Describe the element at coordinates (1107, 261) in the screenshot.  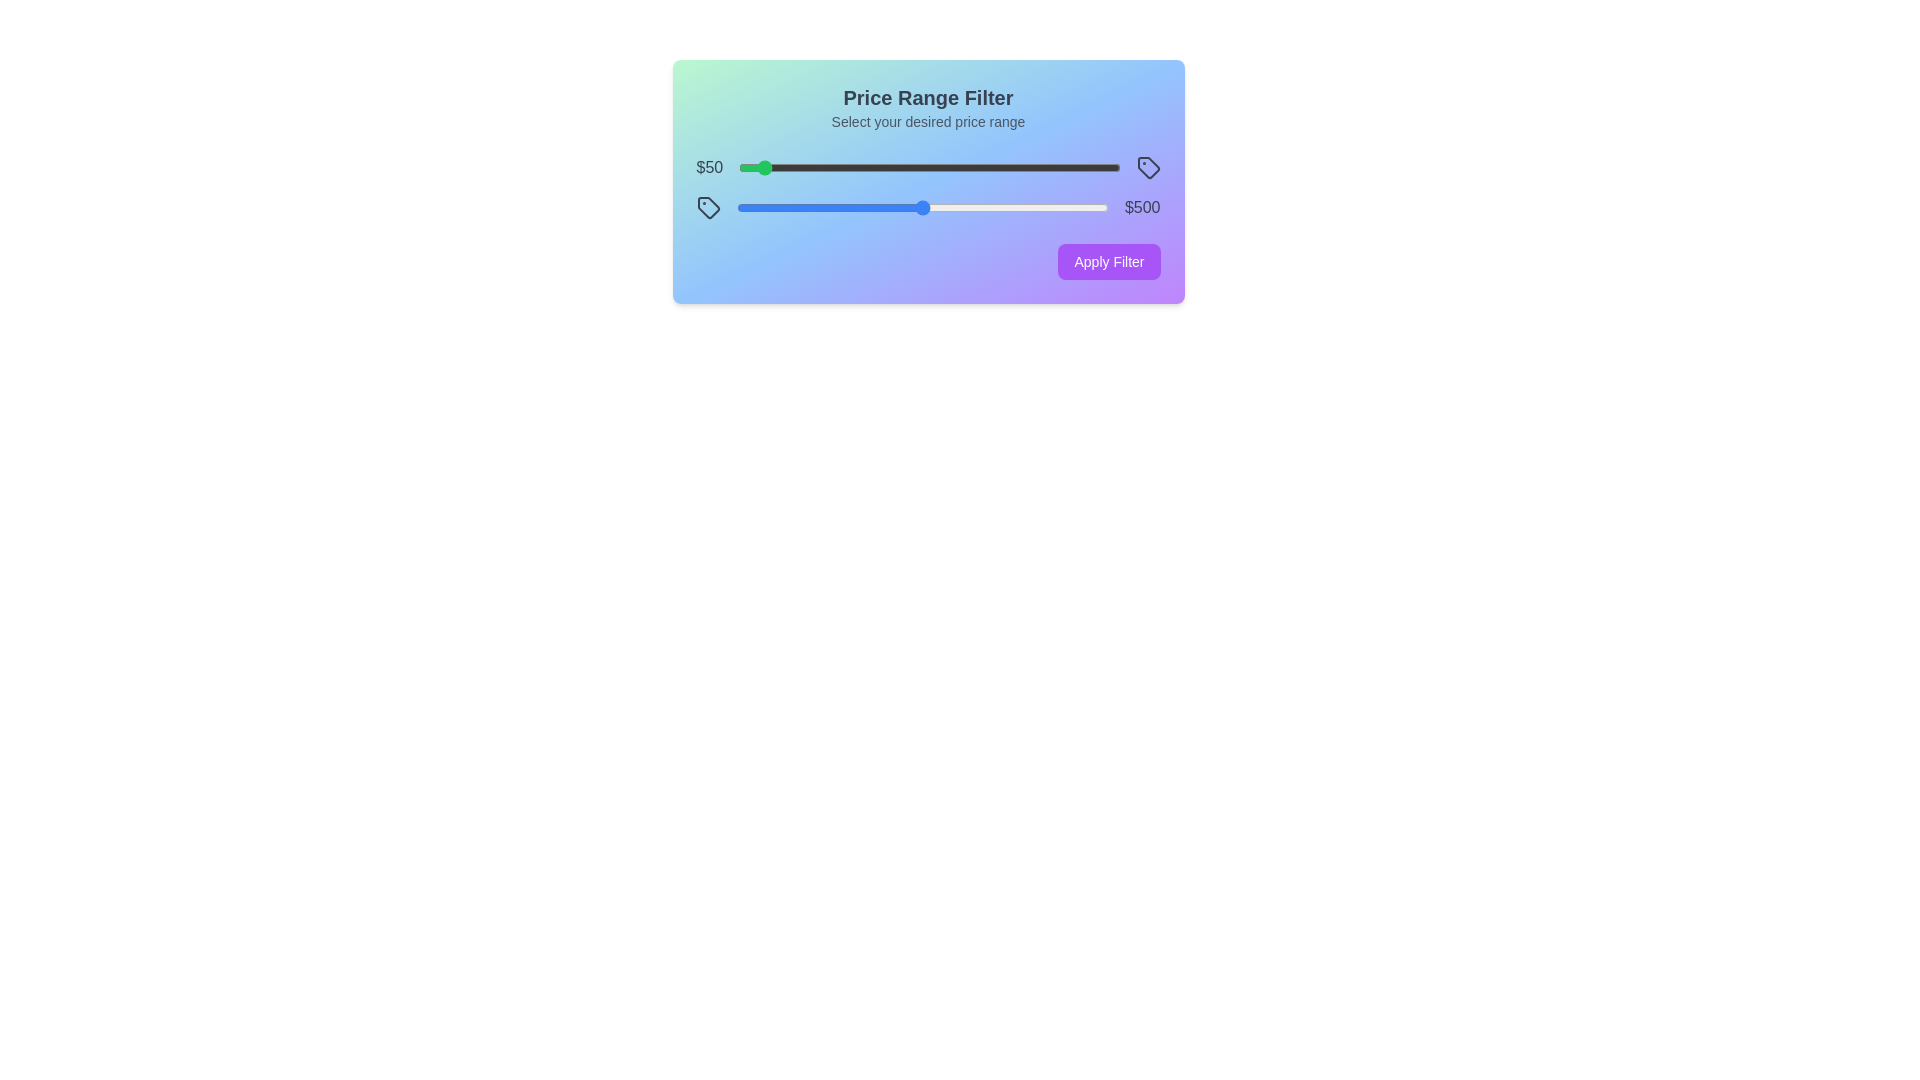
I see `the 'Apply Filter' button` at that location.